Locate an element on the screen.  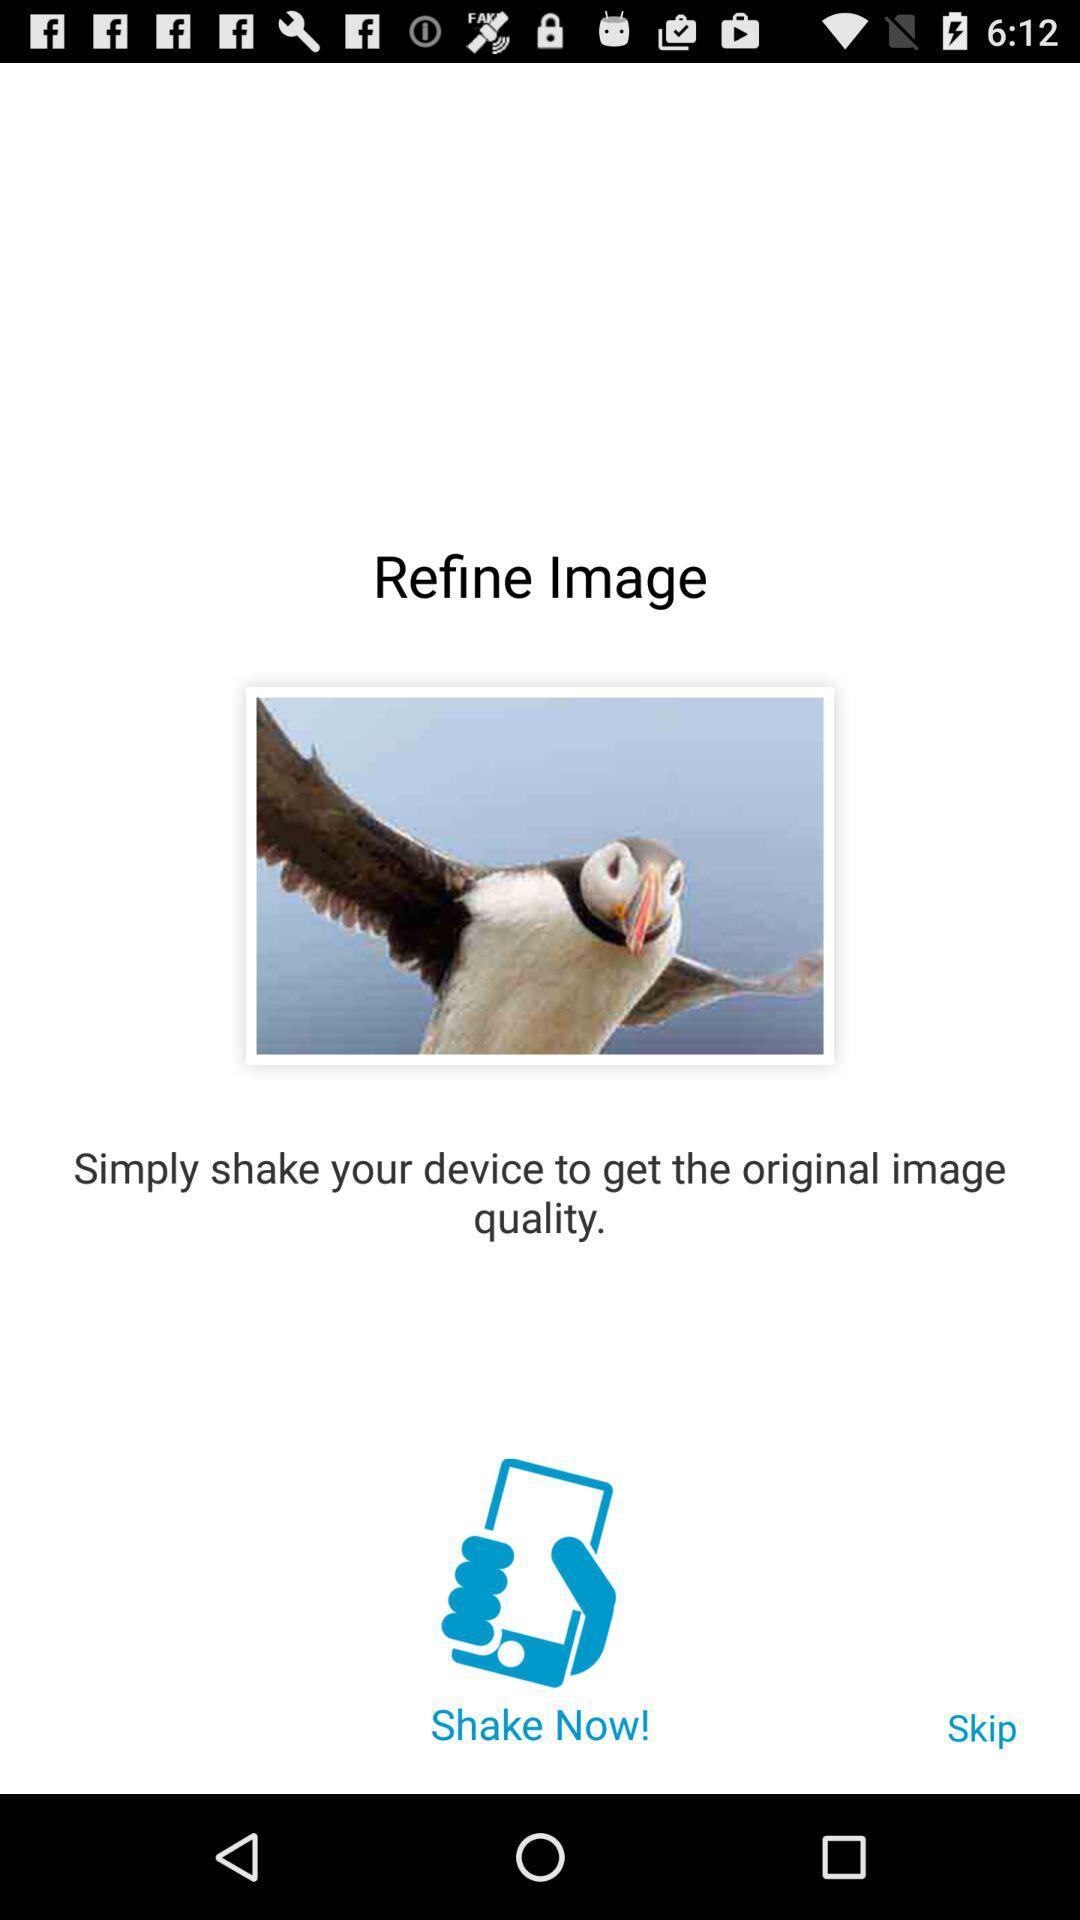
the icon at the bottom right corner is located at coordinates (981, 1736).